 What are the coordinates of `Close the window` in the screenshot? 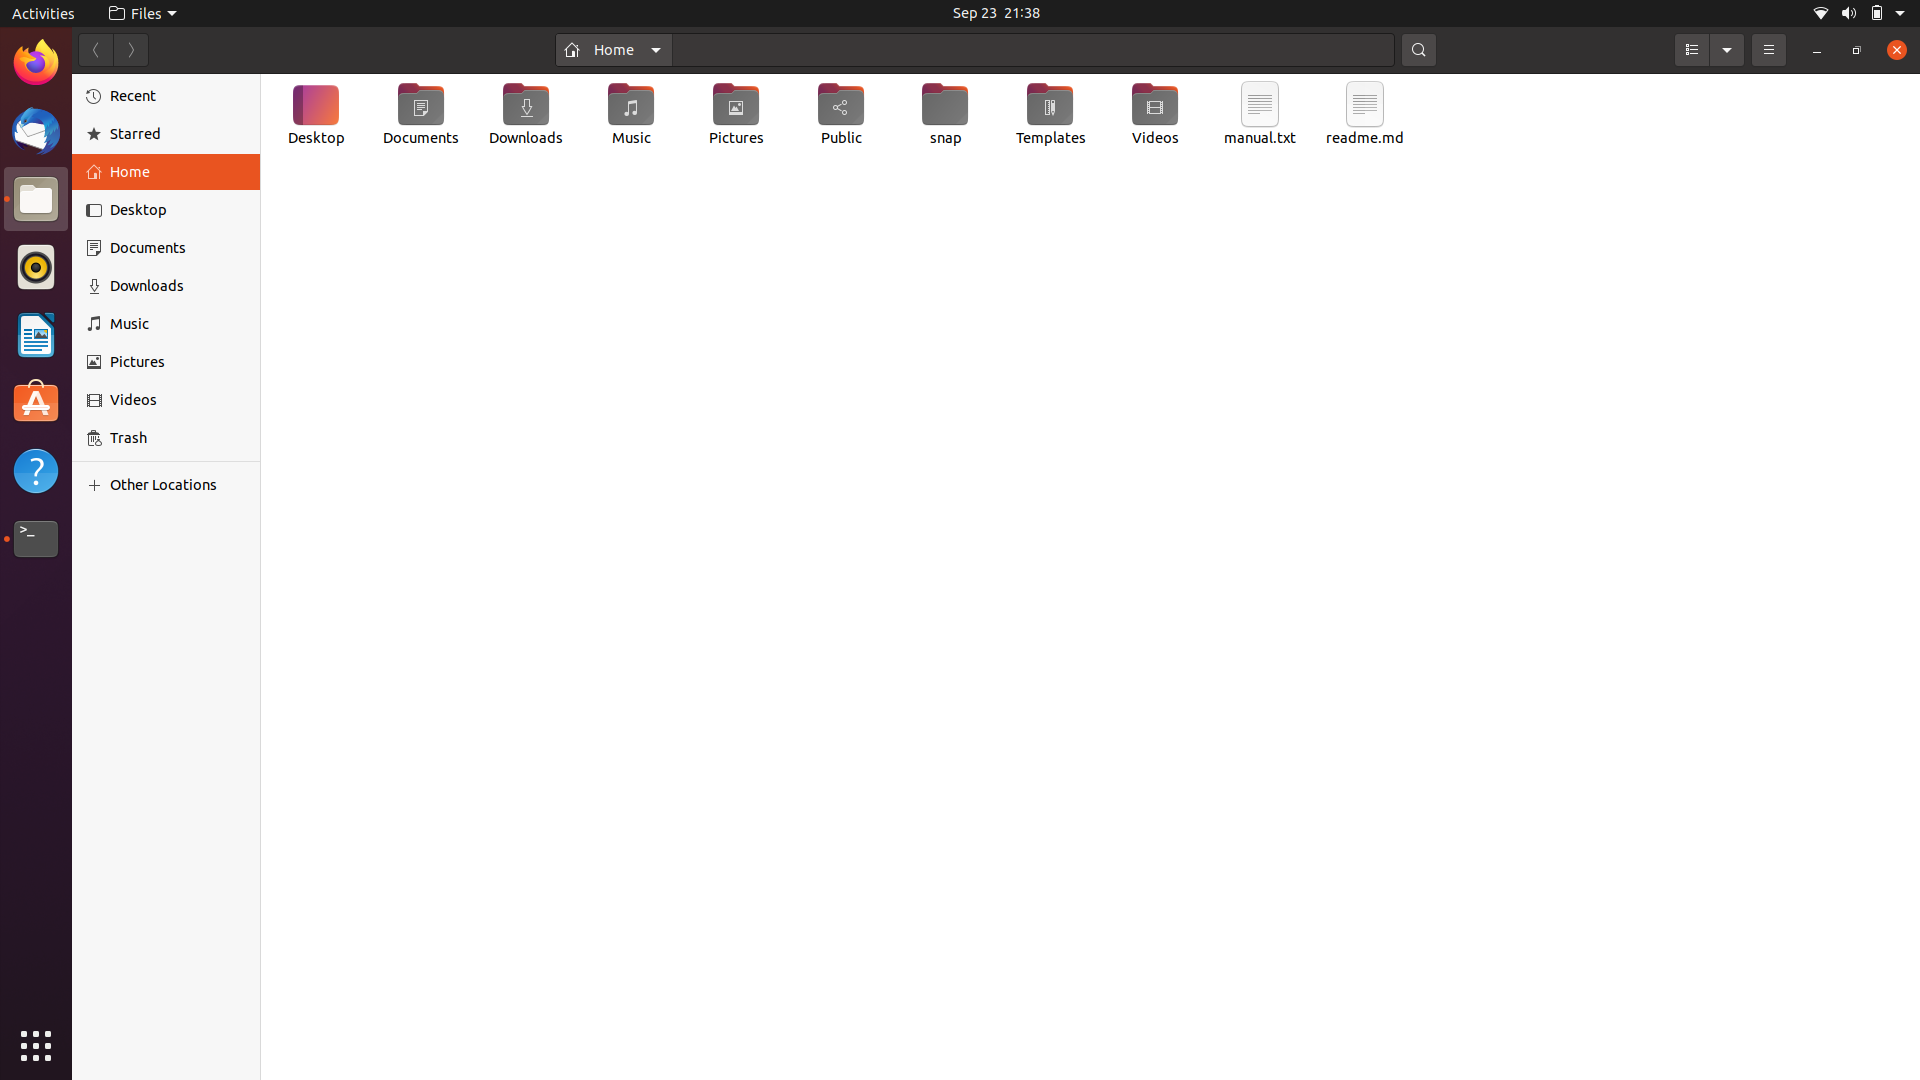 It's located at (1893, 50).